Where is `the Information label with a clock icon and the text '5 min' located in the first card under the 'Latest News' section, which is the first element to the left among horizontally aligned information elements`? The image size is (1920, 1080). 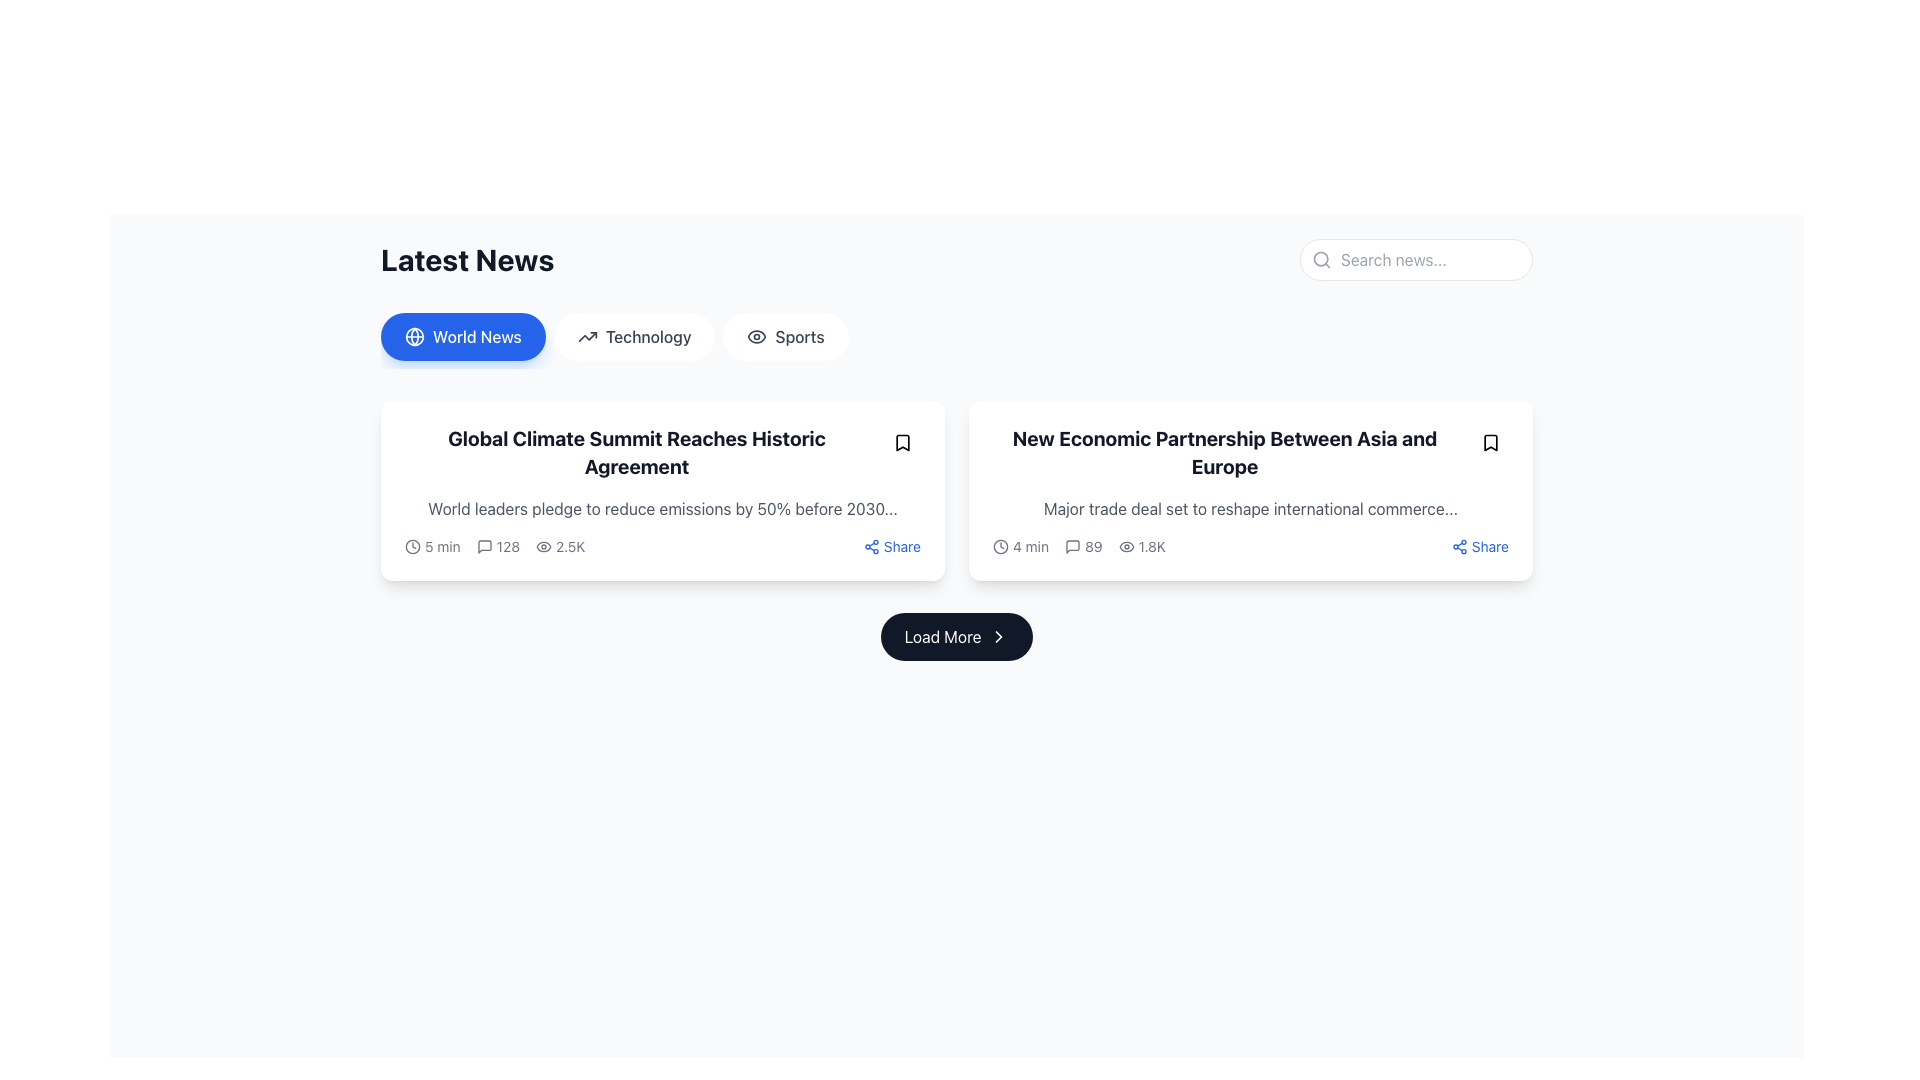 the Information label with a clock icon and the text '5 min' located in the first card under the 'Latest News' section, which is the first element to the left among horizontally aligned information elements is located at coordinates (431, 547).